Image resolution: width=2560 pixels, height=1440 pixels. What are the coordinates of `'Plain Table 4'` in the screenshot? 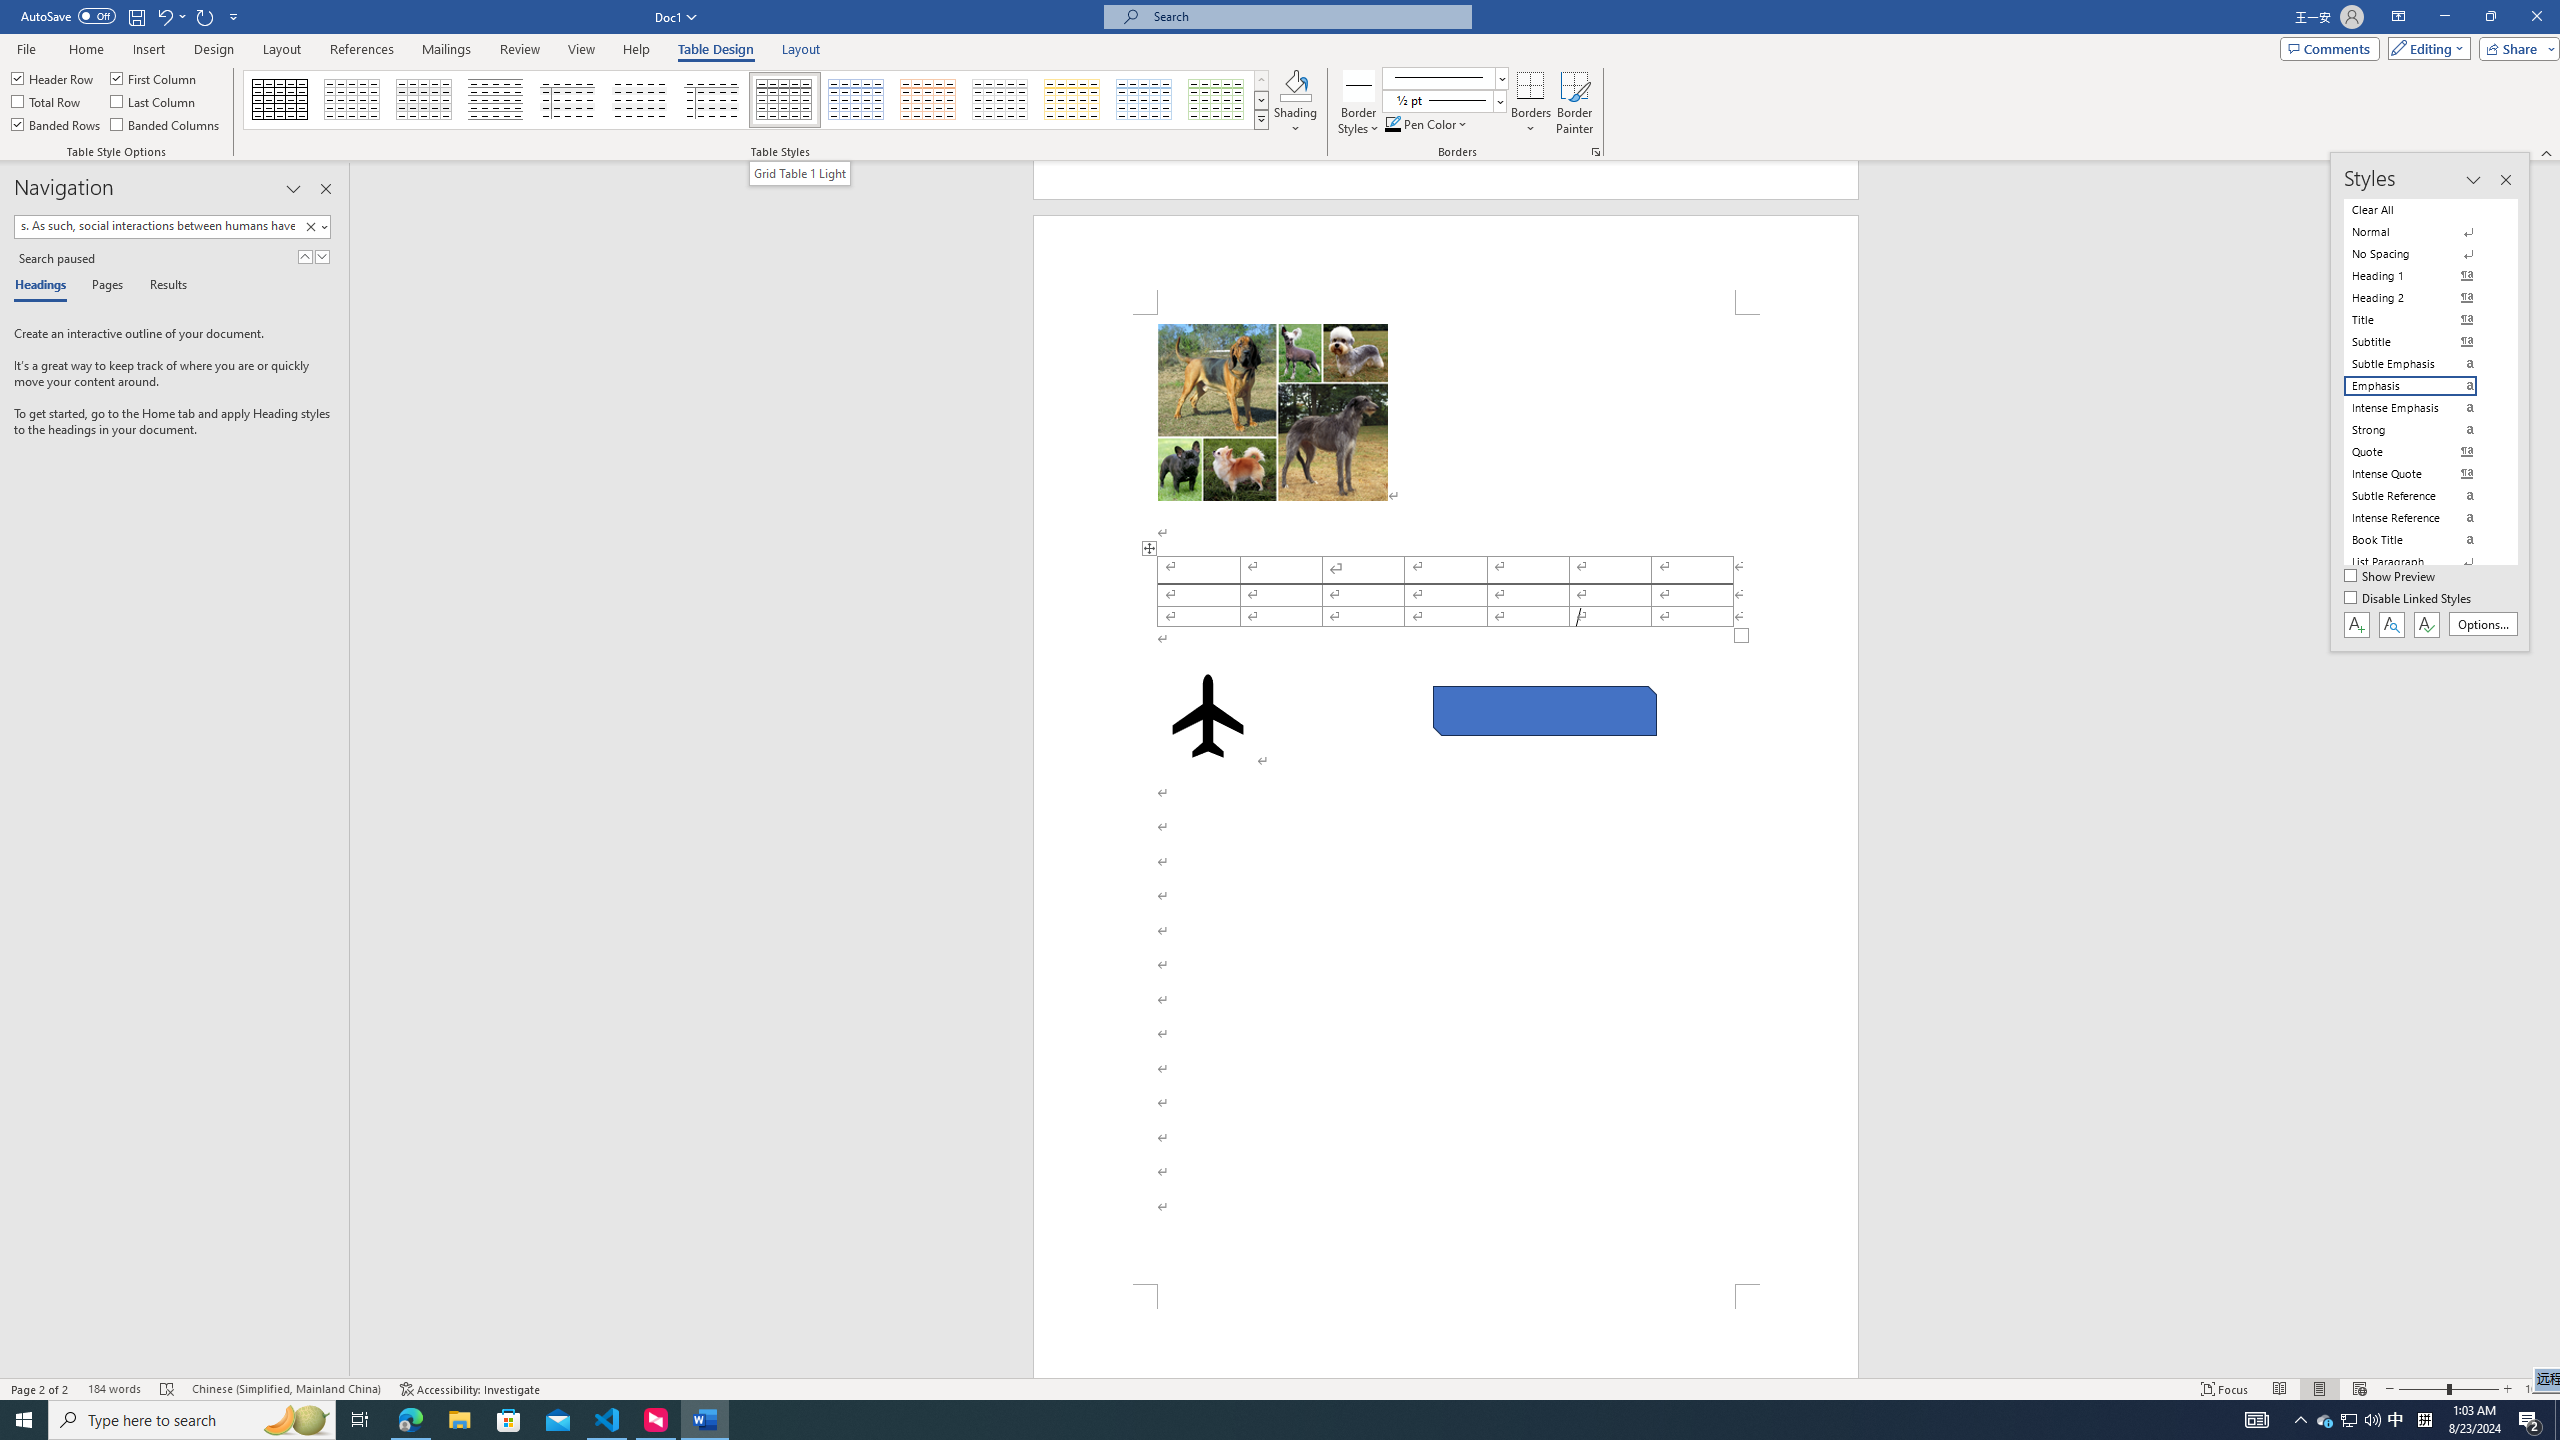 It's located at (640, 99).